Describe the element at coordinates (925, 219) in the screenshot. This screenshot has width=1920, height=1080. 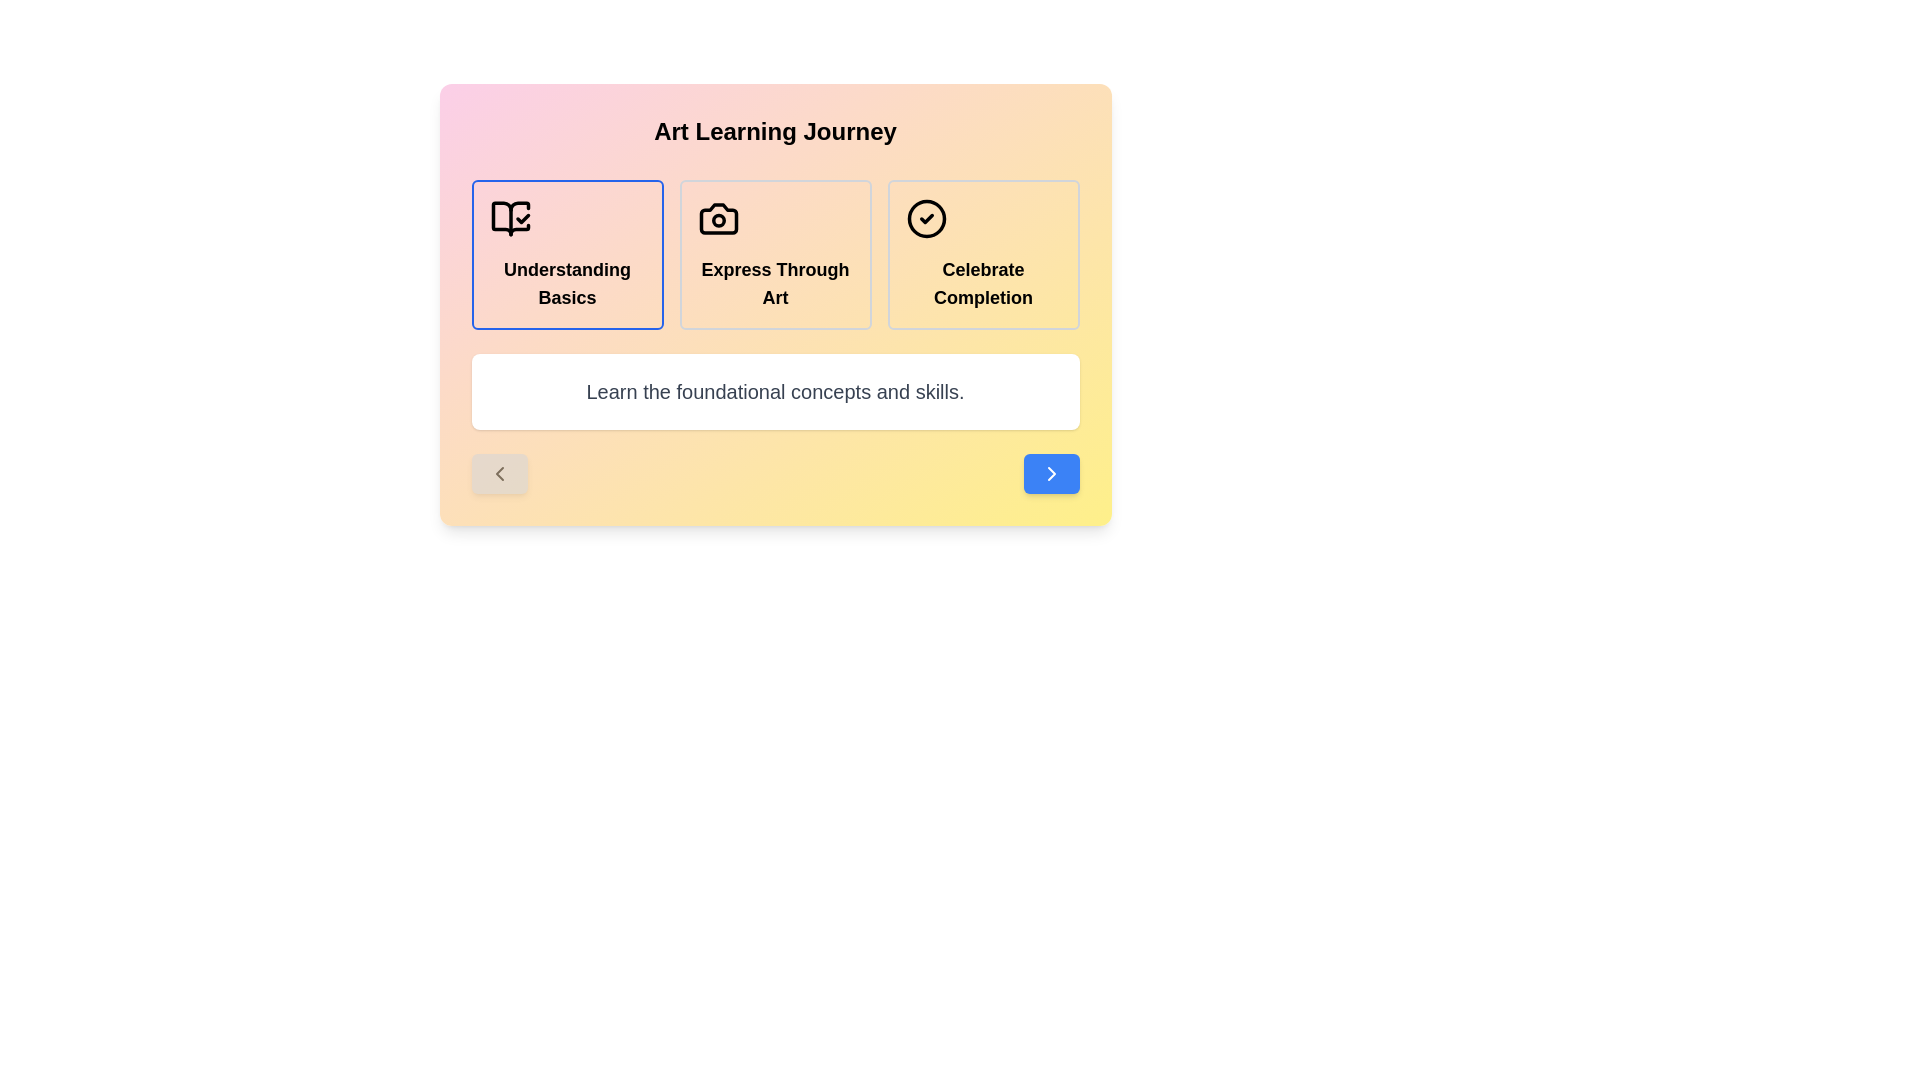
I see `the icon representing the phase Celebrate Completion` at that location.